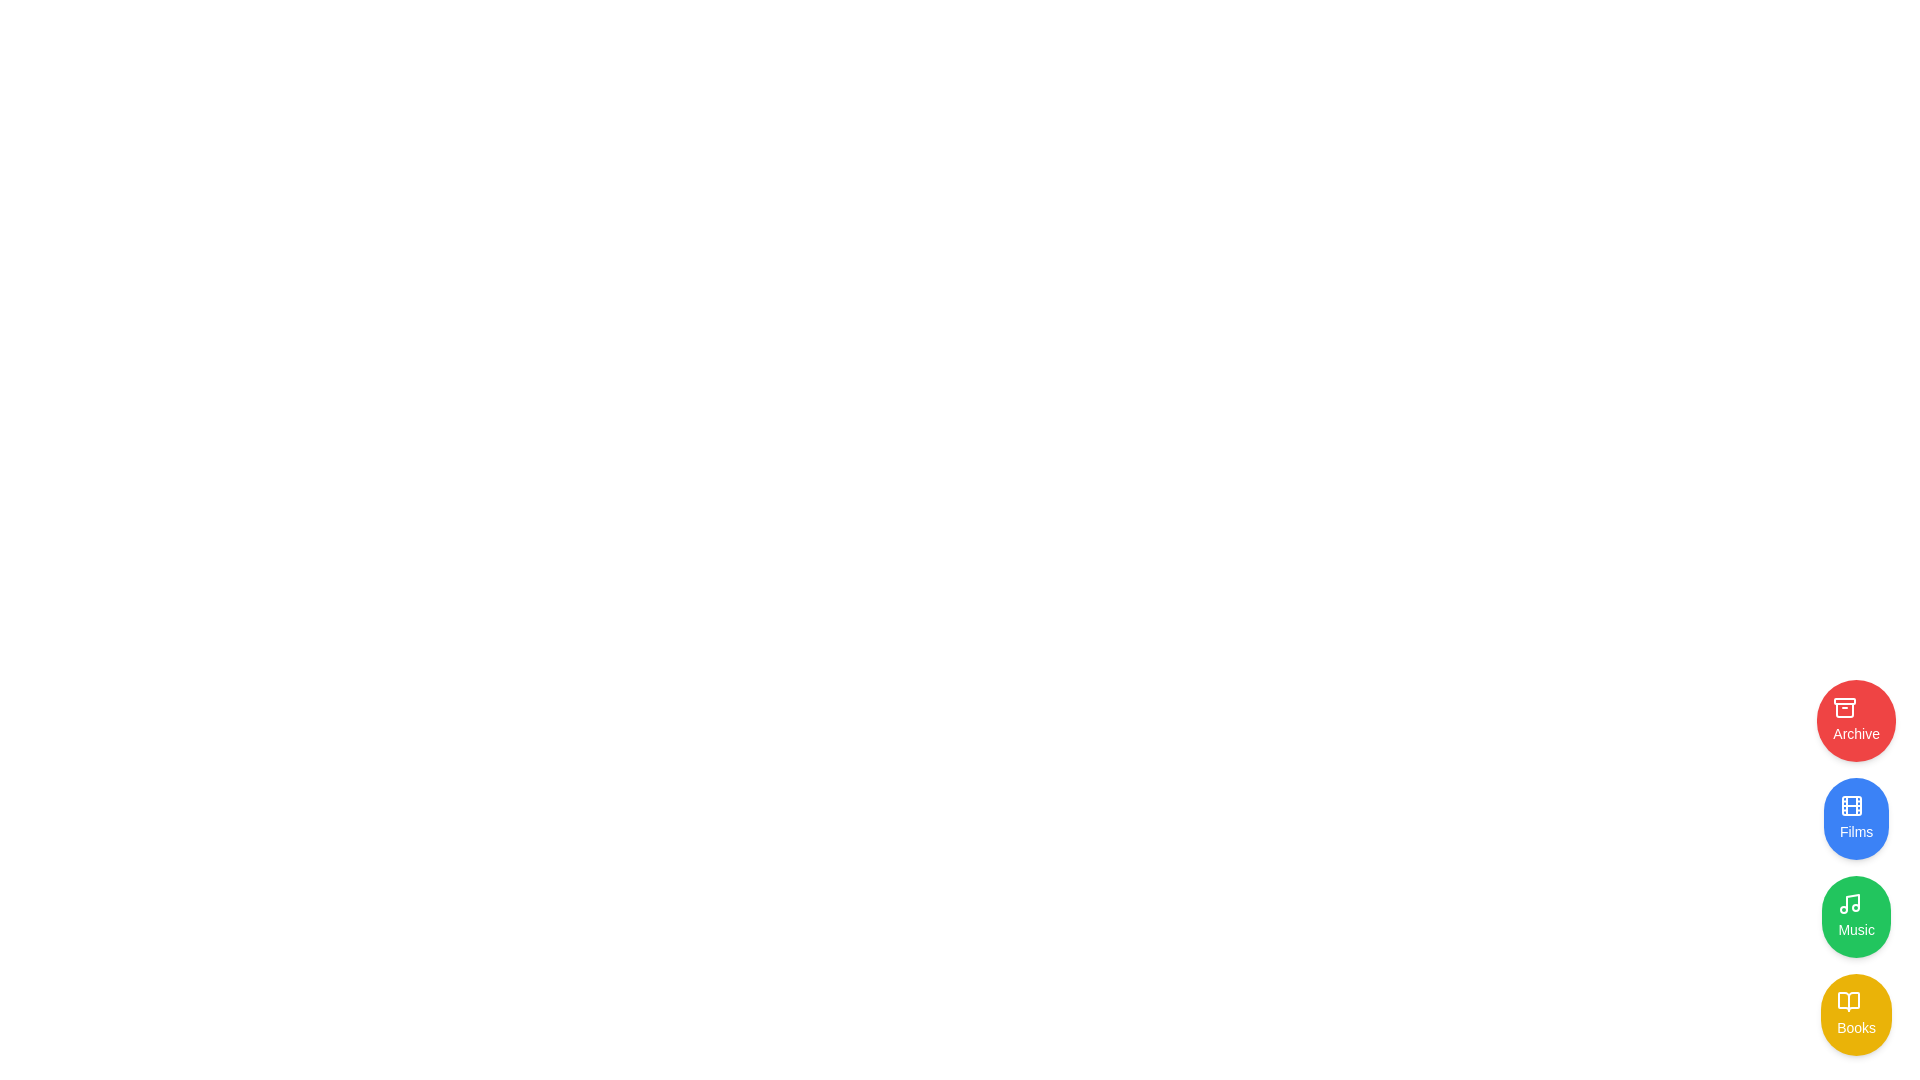  What do you see at coordinates (1855, 832) in the screenshot?
I see `the text label located inside the second button from the top of the right-side vertical menu, which is blue and marked with a filmstrip-like icon` at bounding box center [1855, 832].